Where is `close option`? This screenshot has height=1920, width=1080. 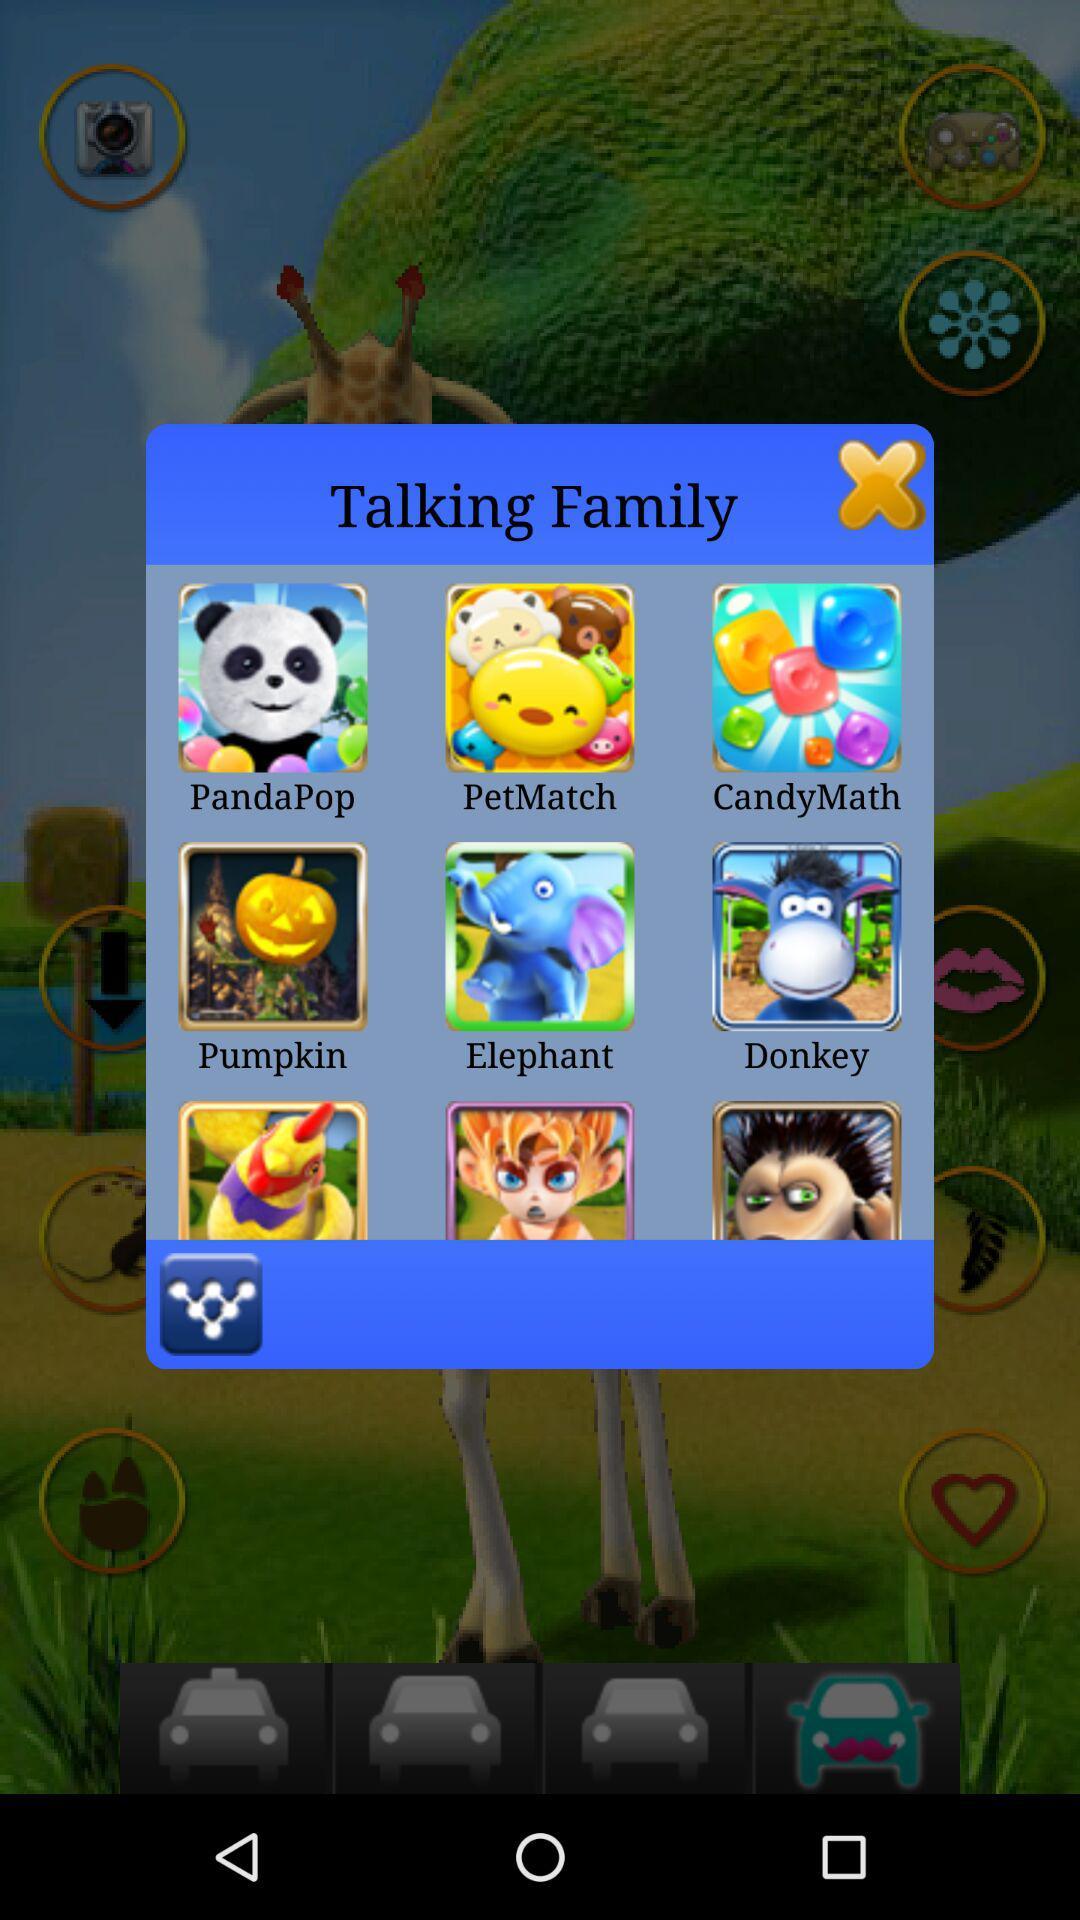 close option is located at coordinates (881, 484).